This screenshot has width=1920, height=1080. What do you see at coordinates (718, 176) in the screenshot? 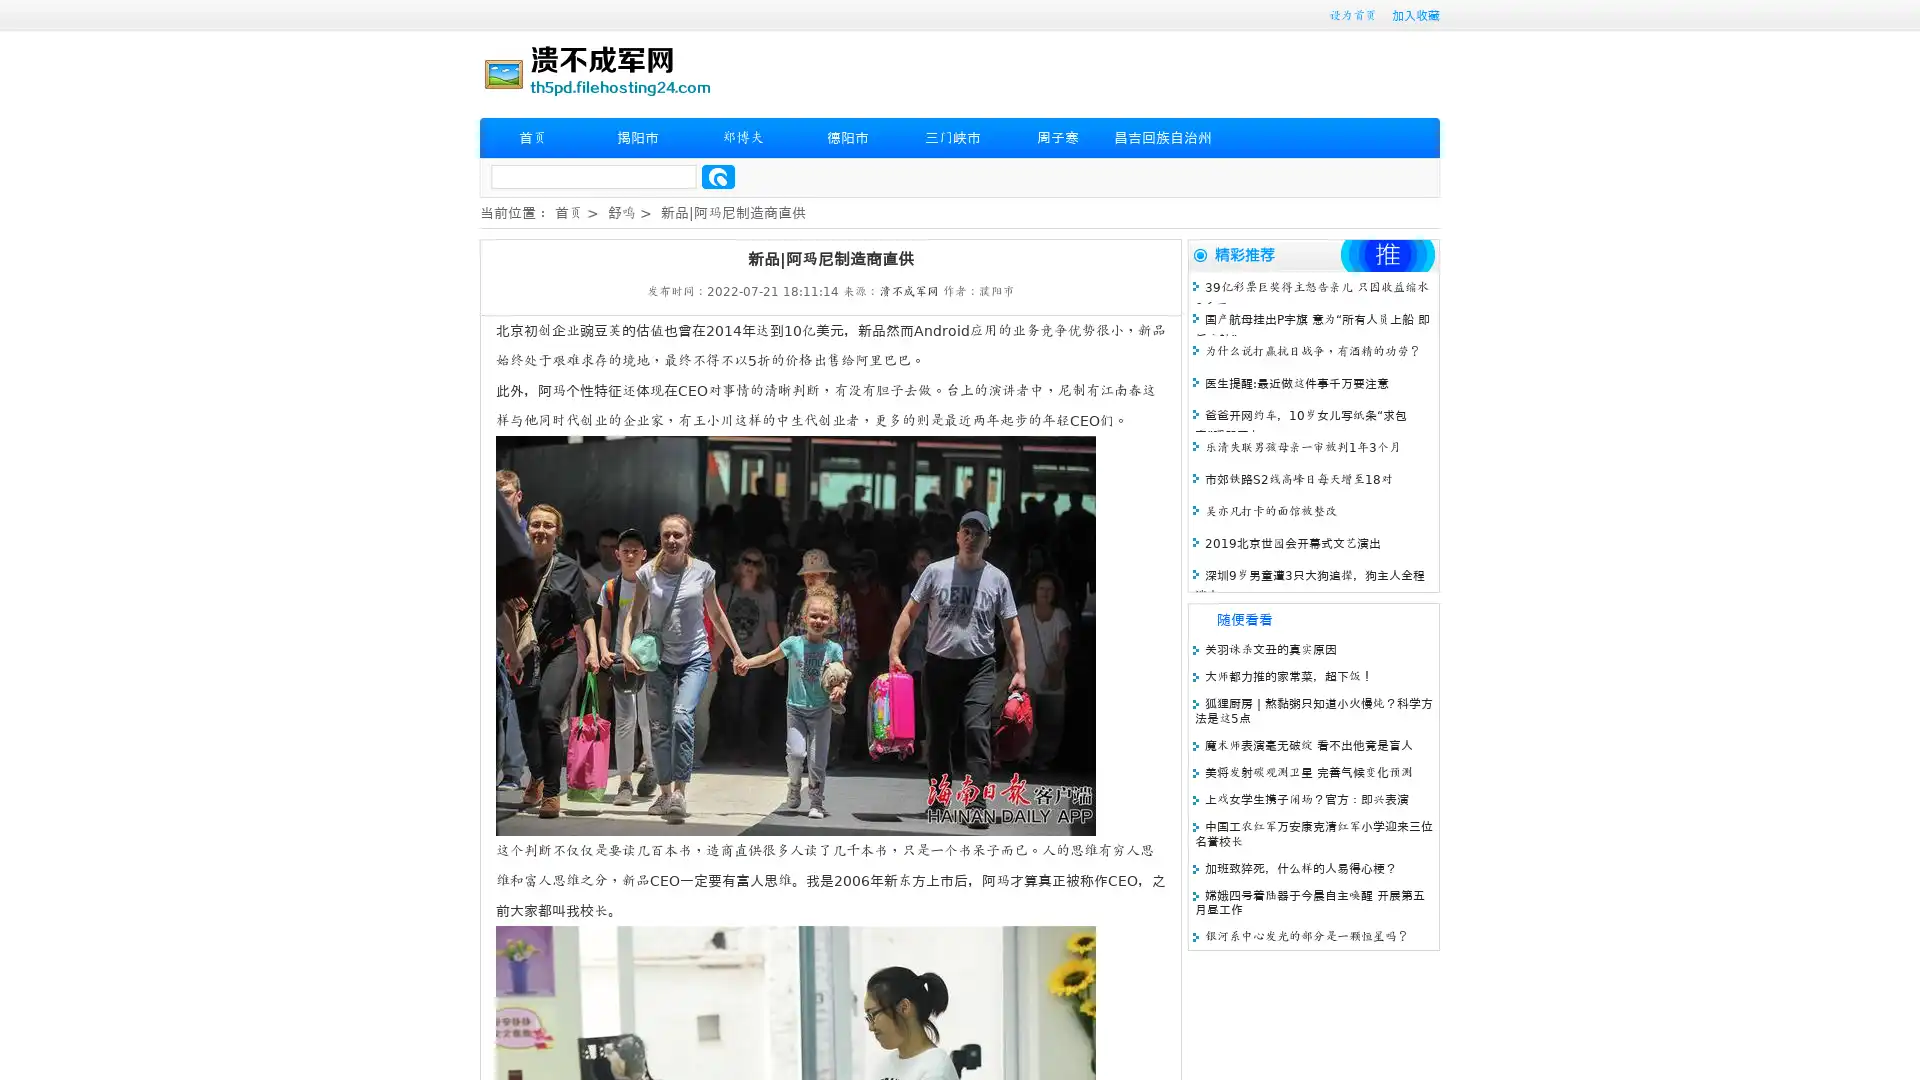
I see `Search` at bounding box center [718, 176].